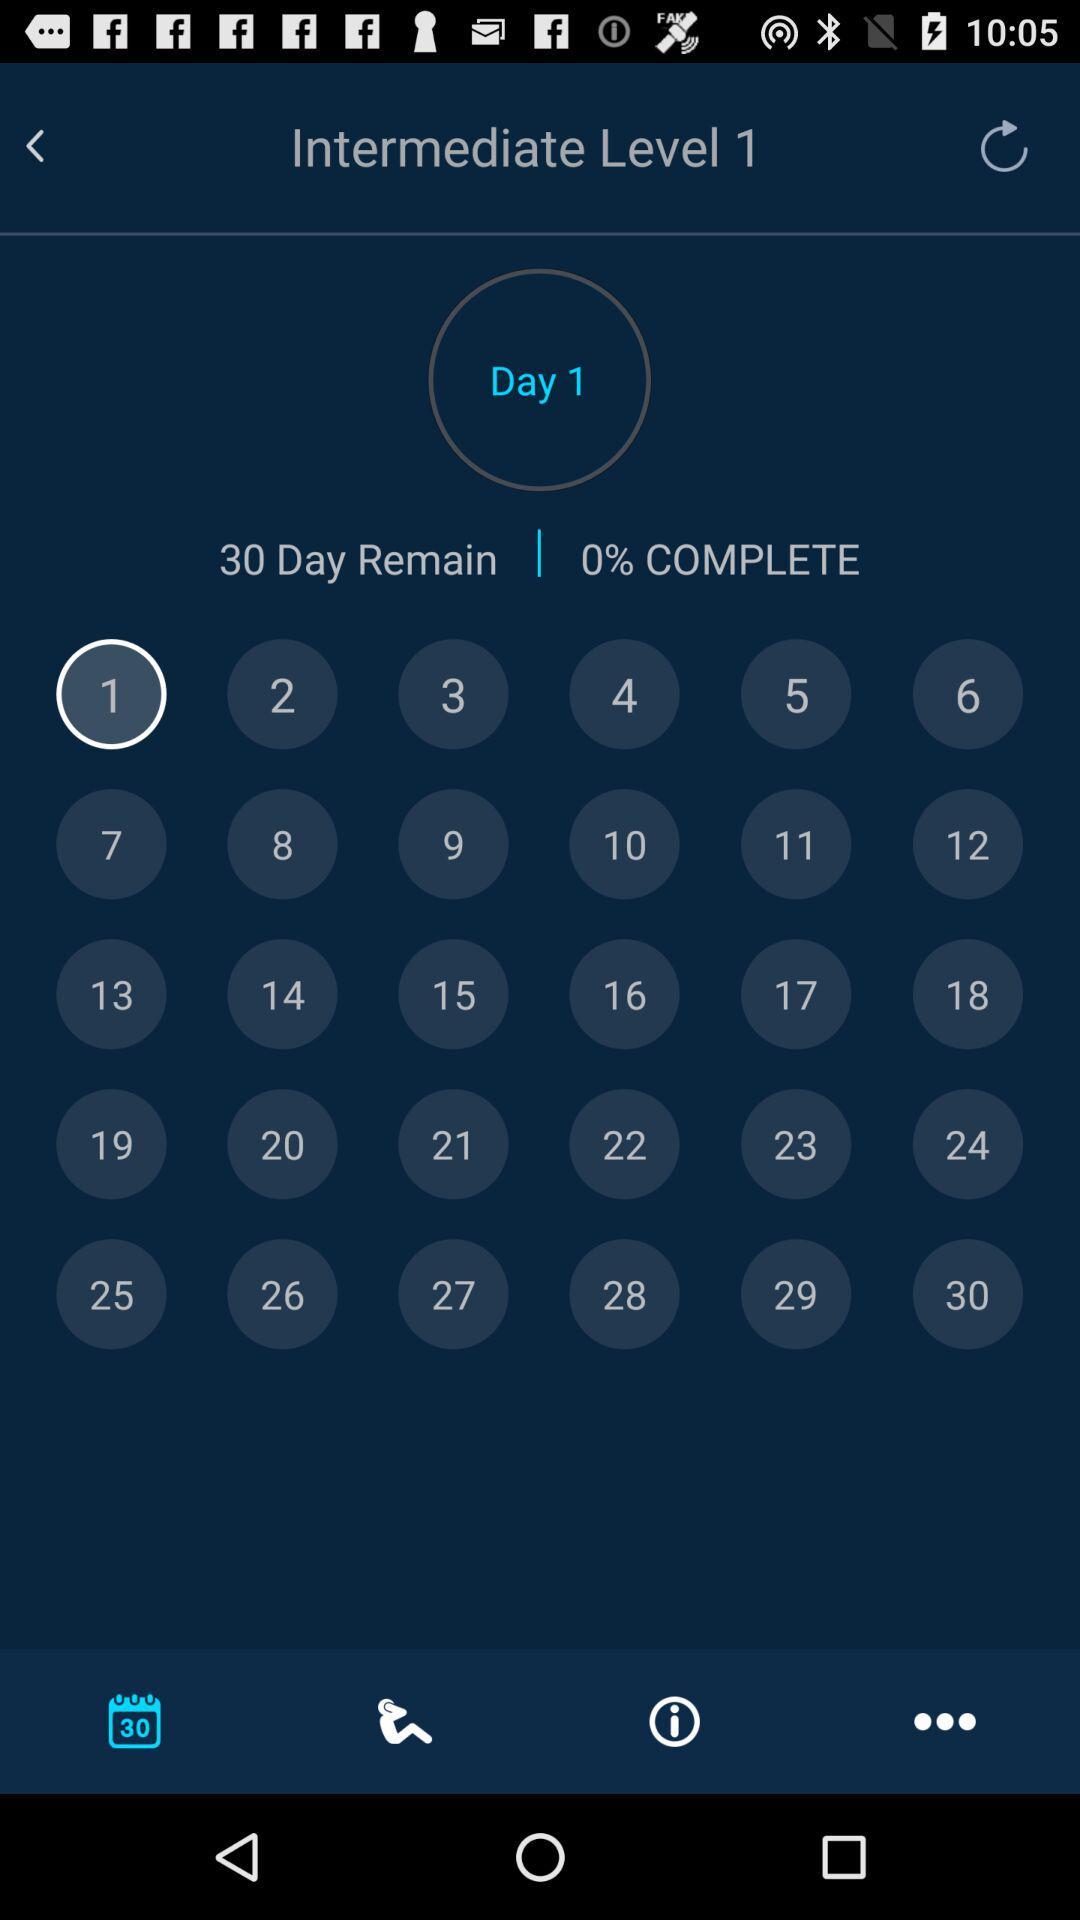  What do you see at coordinates (966, 1294) in the screenshot?
I see `date` at bounding box center [966, 1294].